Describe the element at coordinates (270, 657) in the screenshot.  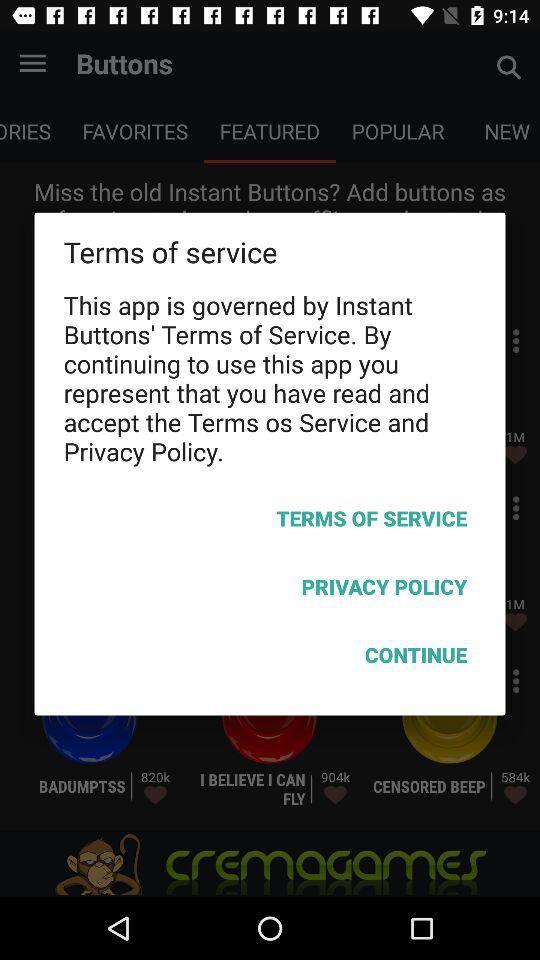
I see `the continue` at that location.